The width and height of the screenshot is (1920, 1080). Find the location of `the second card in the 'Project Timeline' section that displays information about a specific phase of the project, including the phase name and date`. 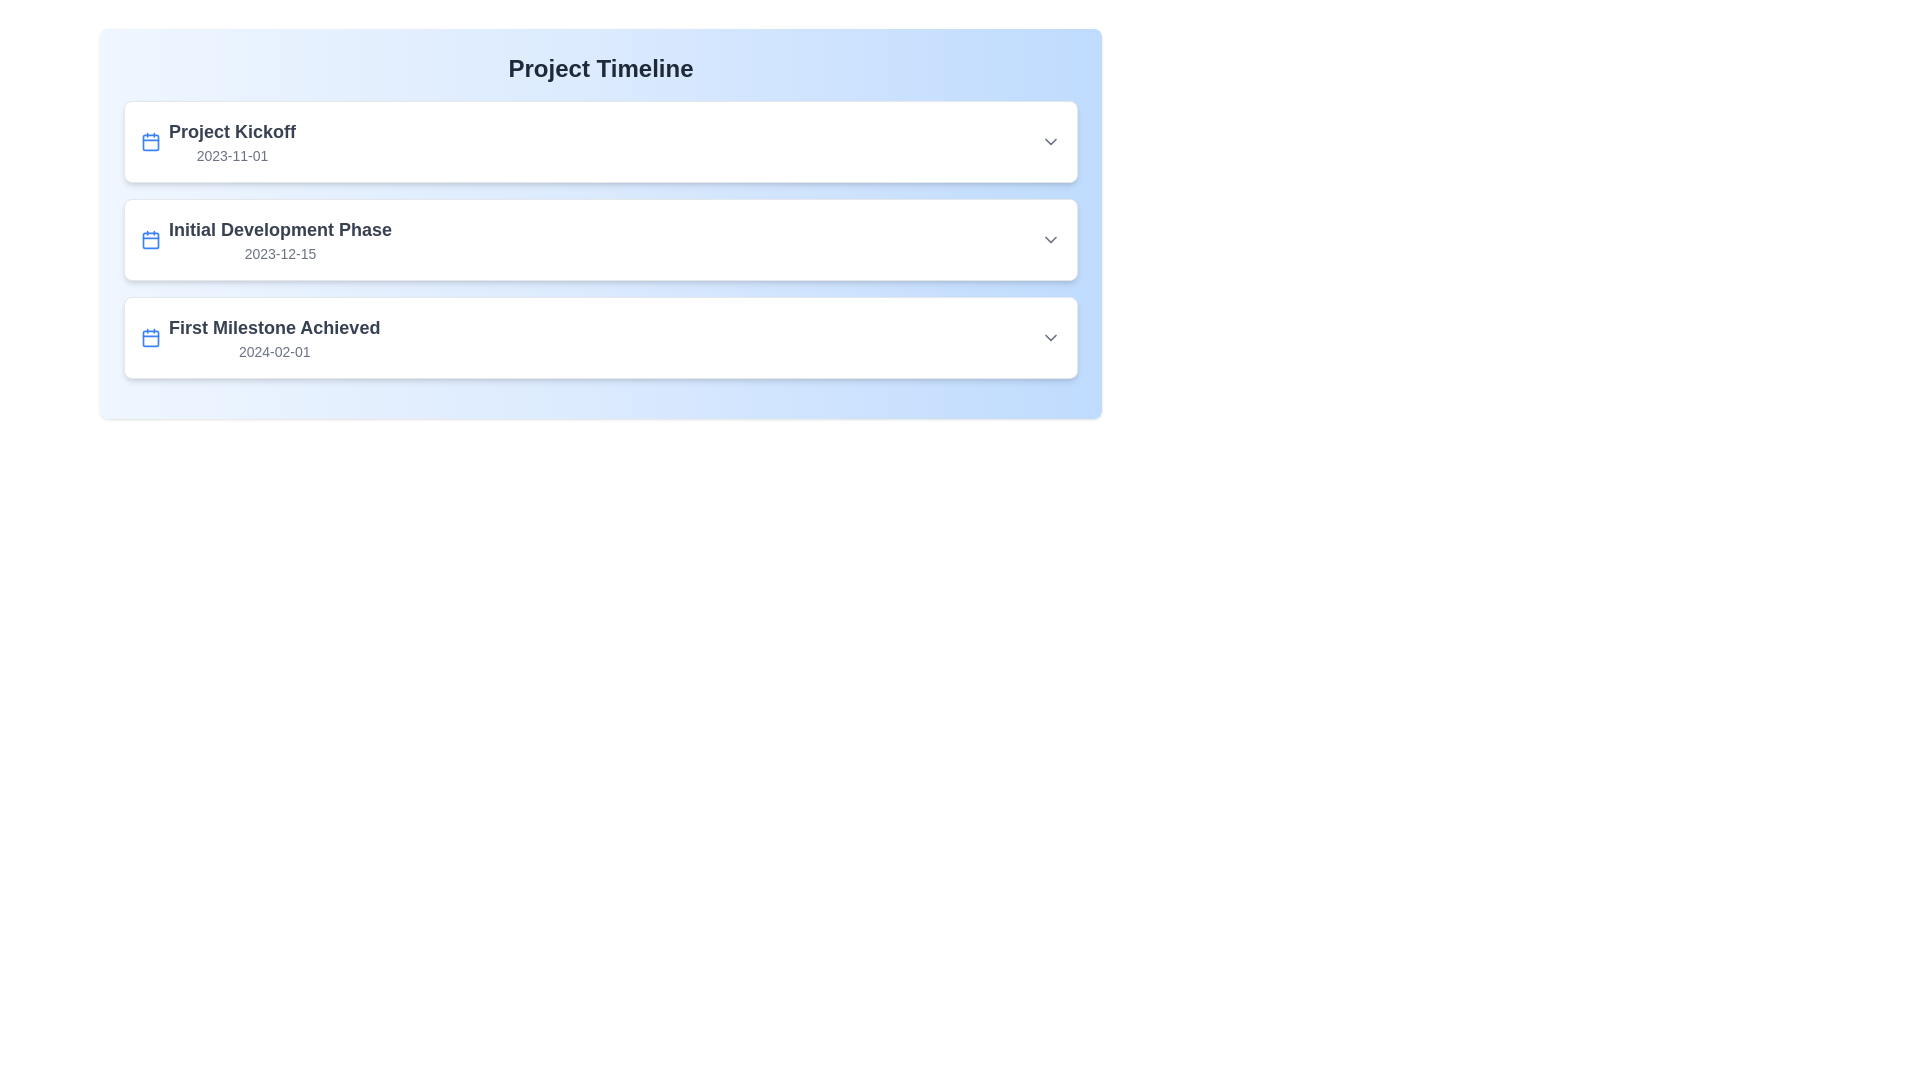

the second card in the 'Project Timeline' section that displays information about a specific phase of the project, including the phase name and date is located at coordinates (599, 238).